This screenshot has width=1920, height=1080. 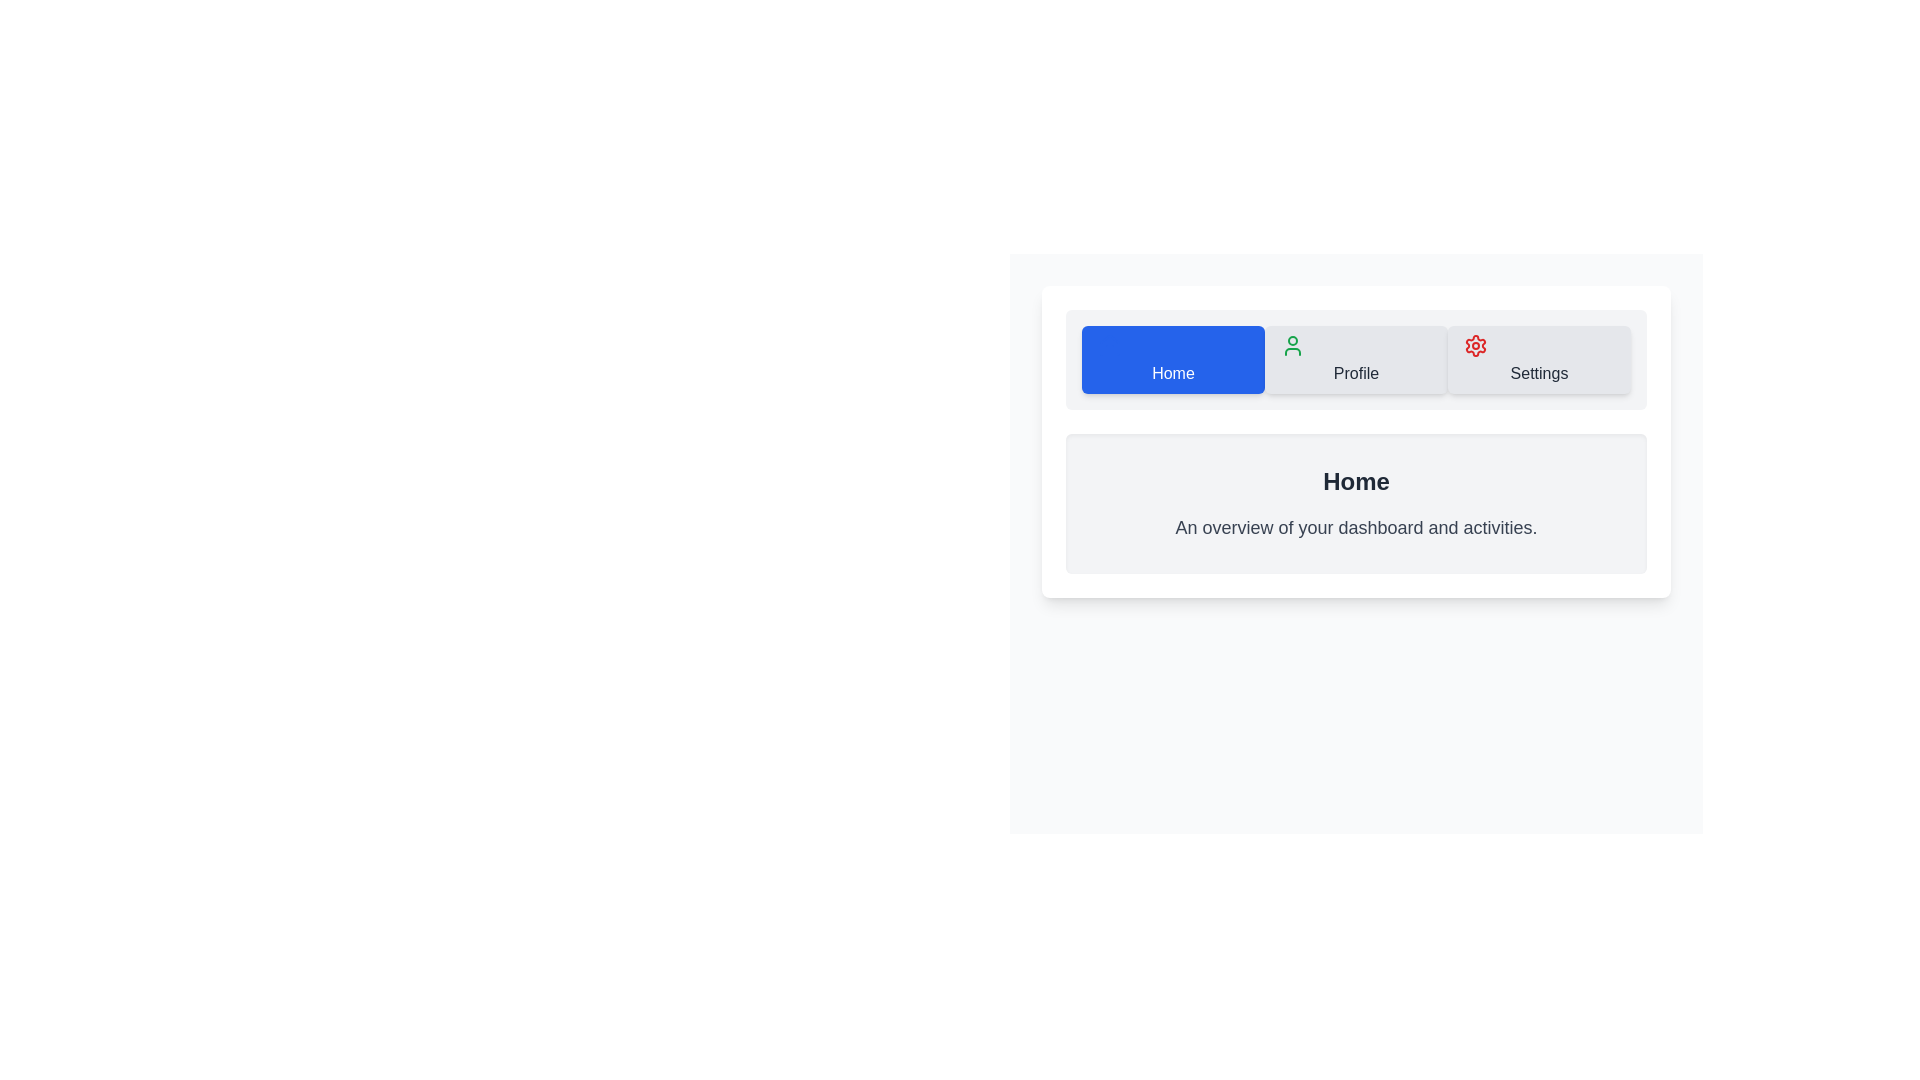 What do you see at coordinates (1538, 358) in the screenshot?
I see `the Settings tab to observe its hover effect` at bounding box center [1538, 358].